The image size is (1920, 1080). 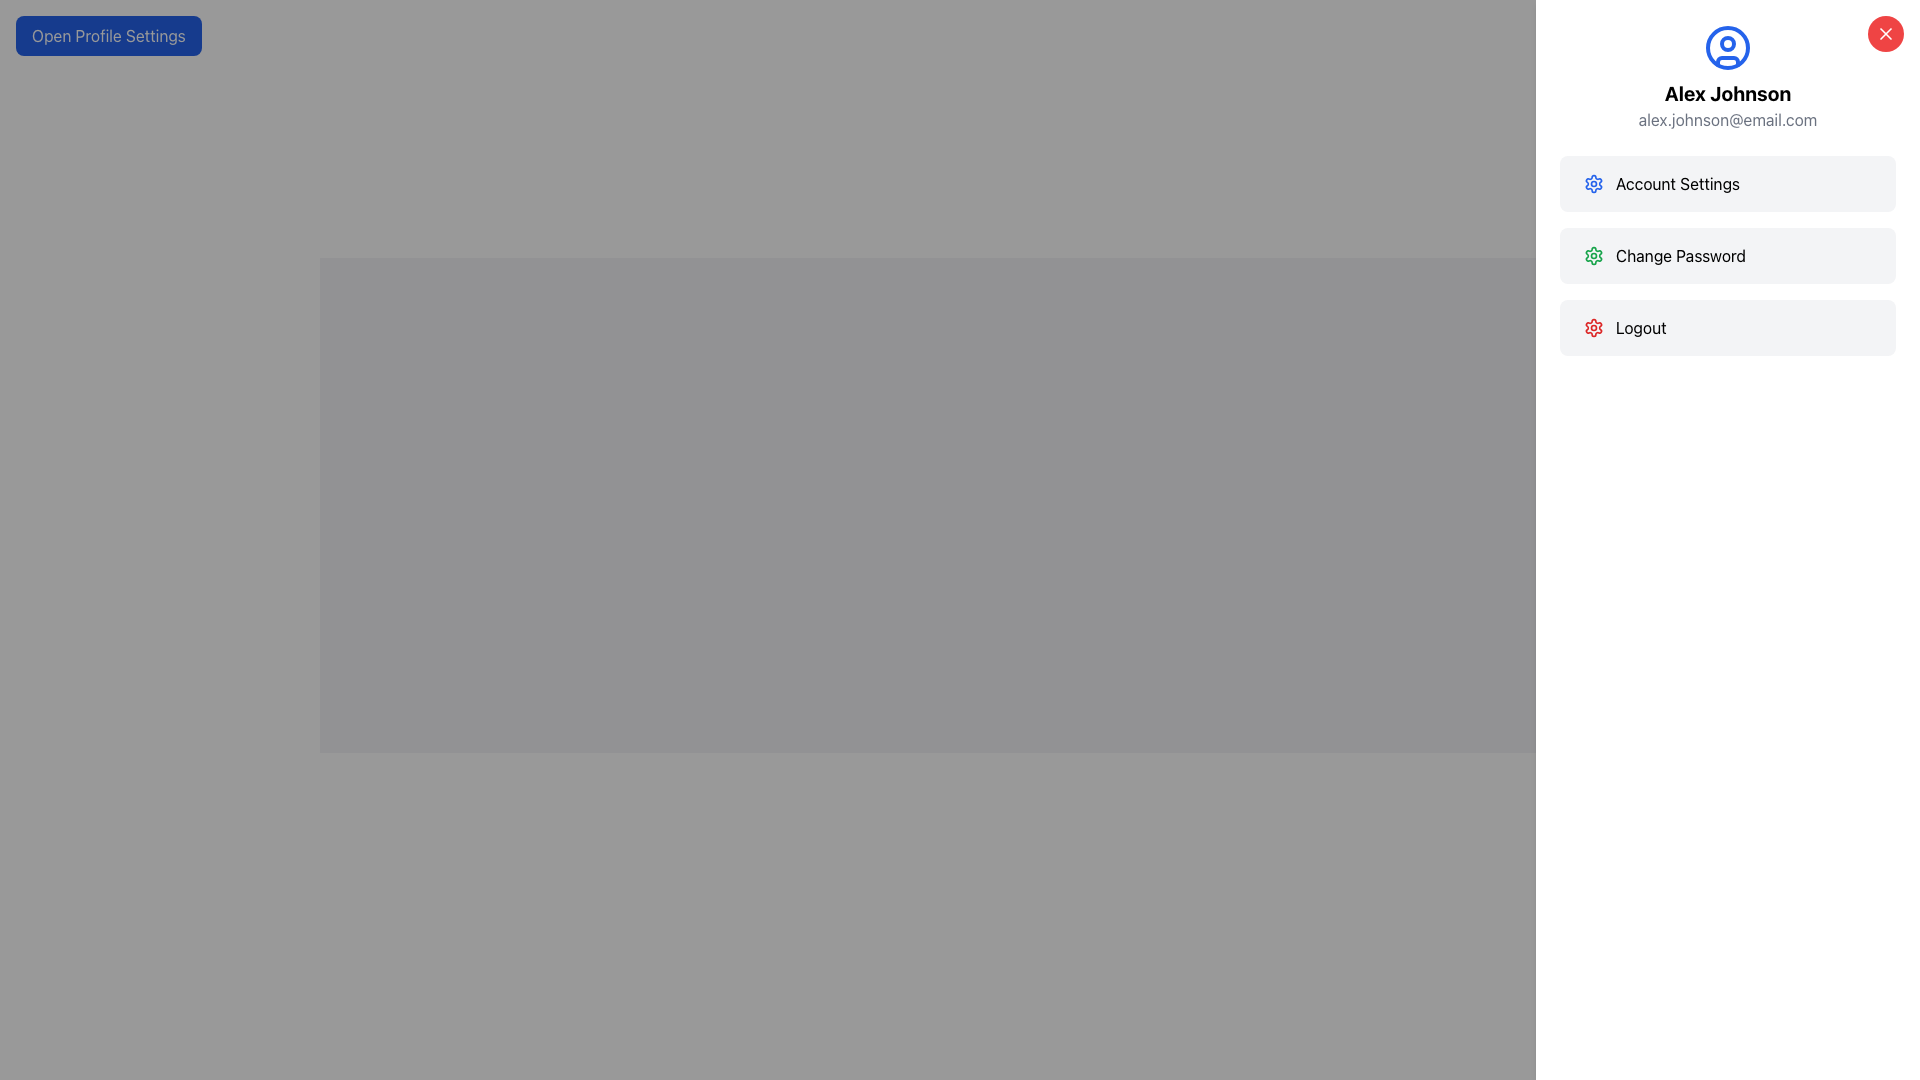 I want to click on the 'Change Password' button, which has a light gray background with black text and a small green settings icon, located in the right-hand panel between 'Account Settings' and 'Logout', so click(x=1727, y=254).